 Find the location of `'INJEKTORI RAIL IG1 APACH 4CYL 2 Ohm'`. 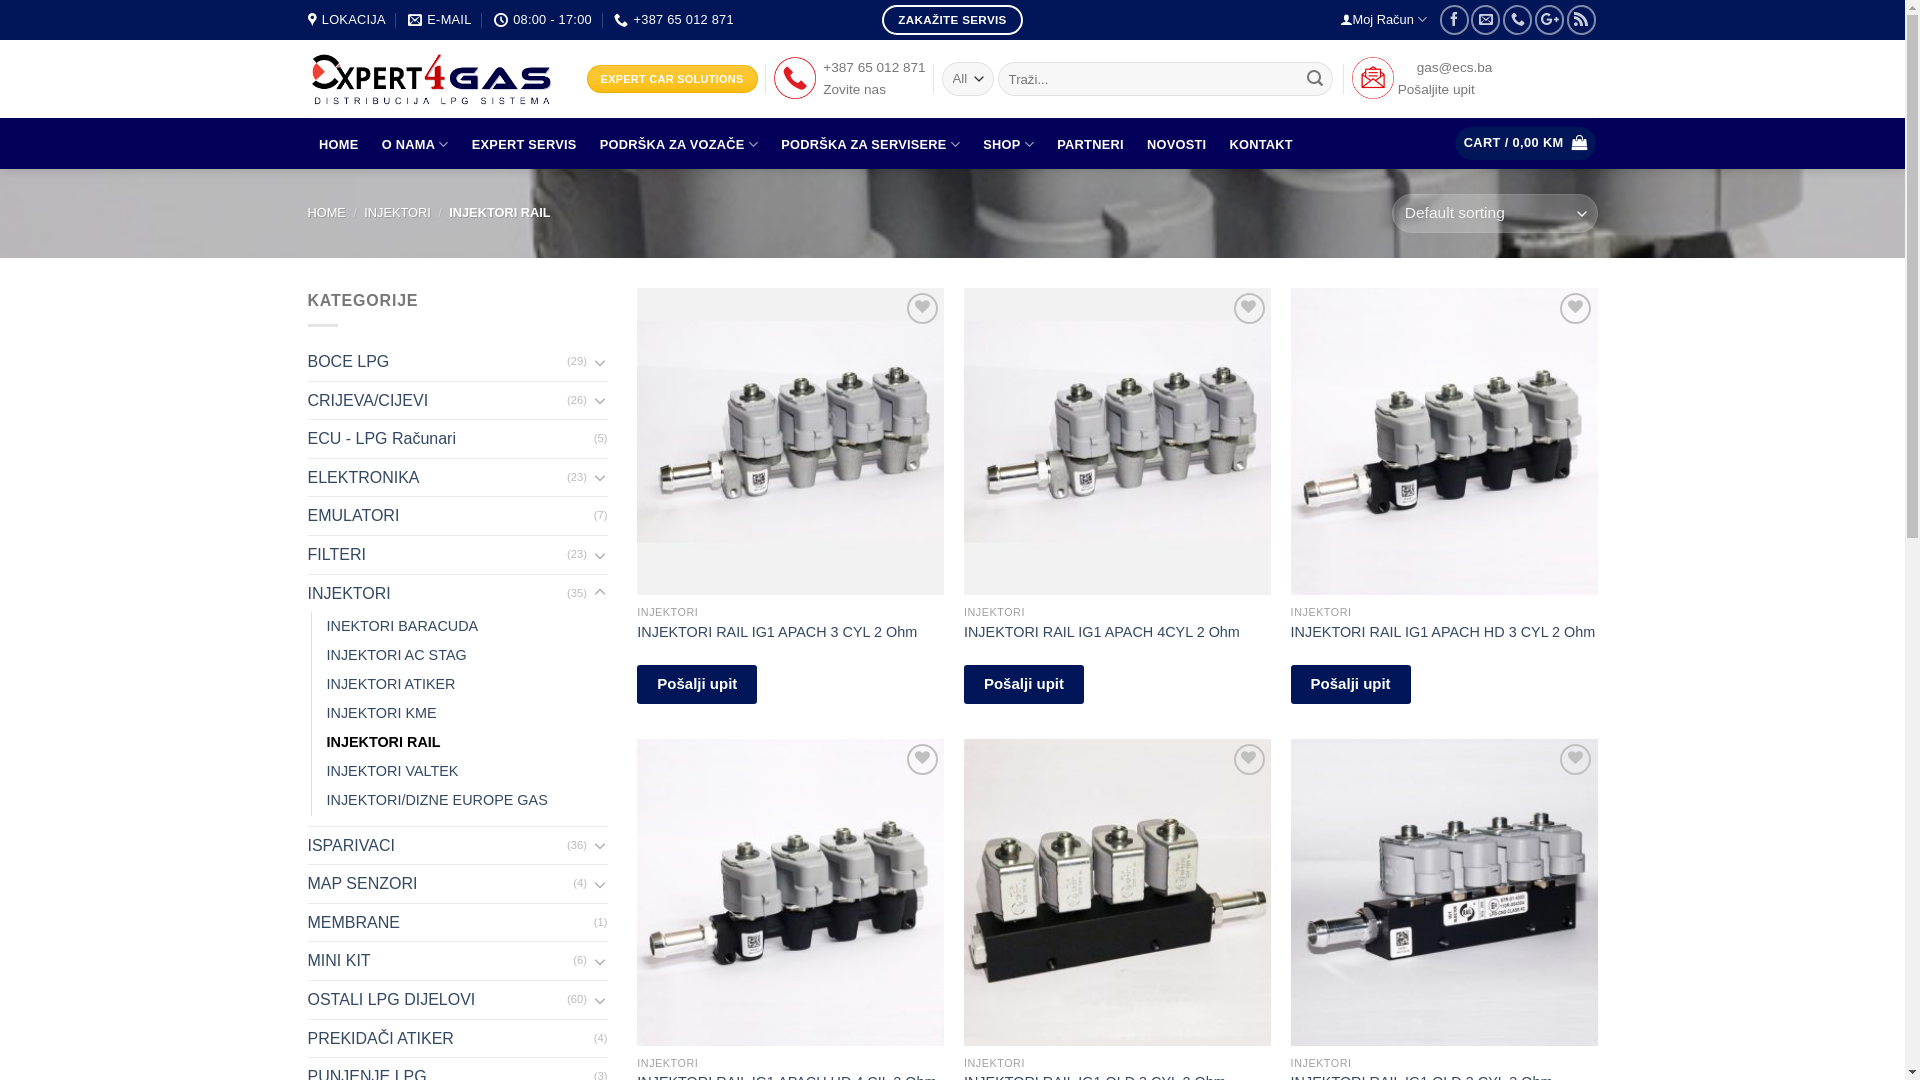

'INJEKTORI RAIL IG1 APACH 4CYL 2 Ohm' is located at coordinates (1101, 632).